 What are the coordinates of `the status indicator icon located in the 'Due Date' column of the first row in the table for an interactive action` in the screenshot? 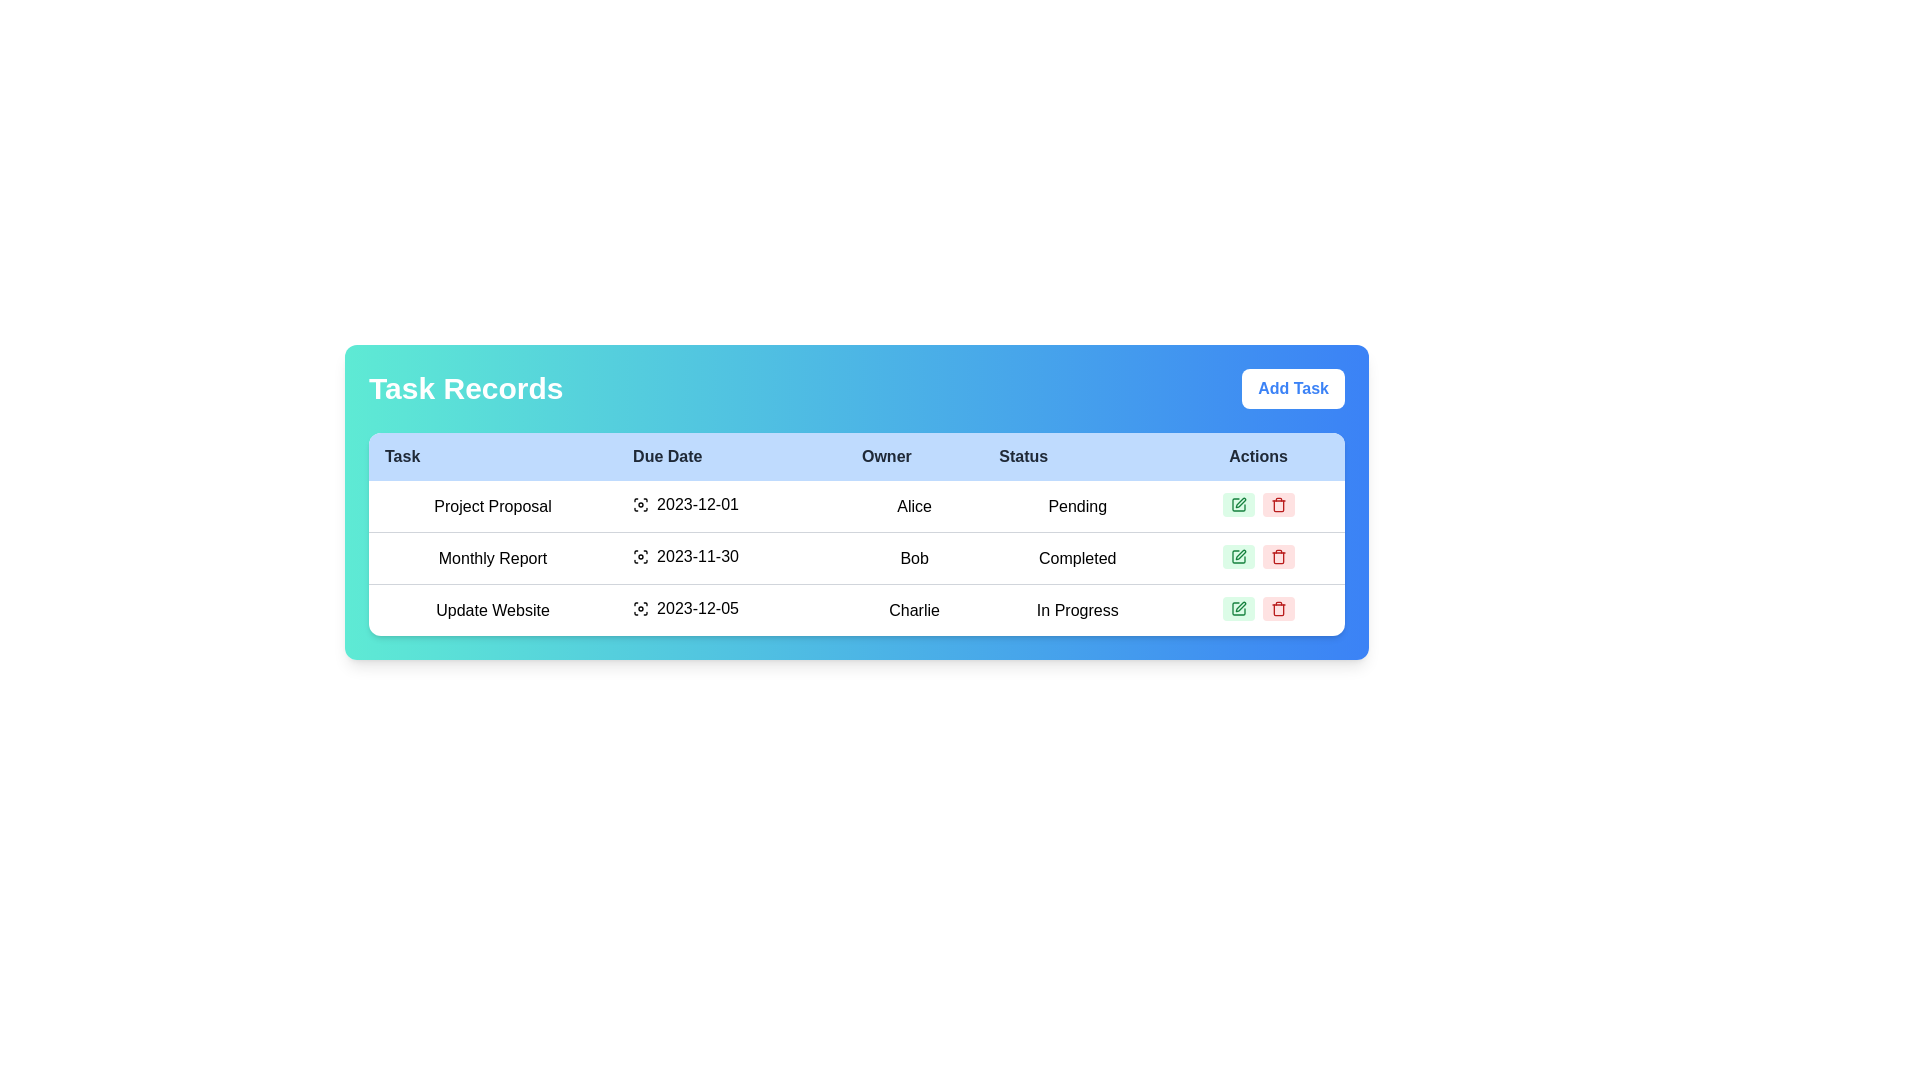 It's located at (641, 504).